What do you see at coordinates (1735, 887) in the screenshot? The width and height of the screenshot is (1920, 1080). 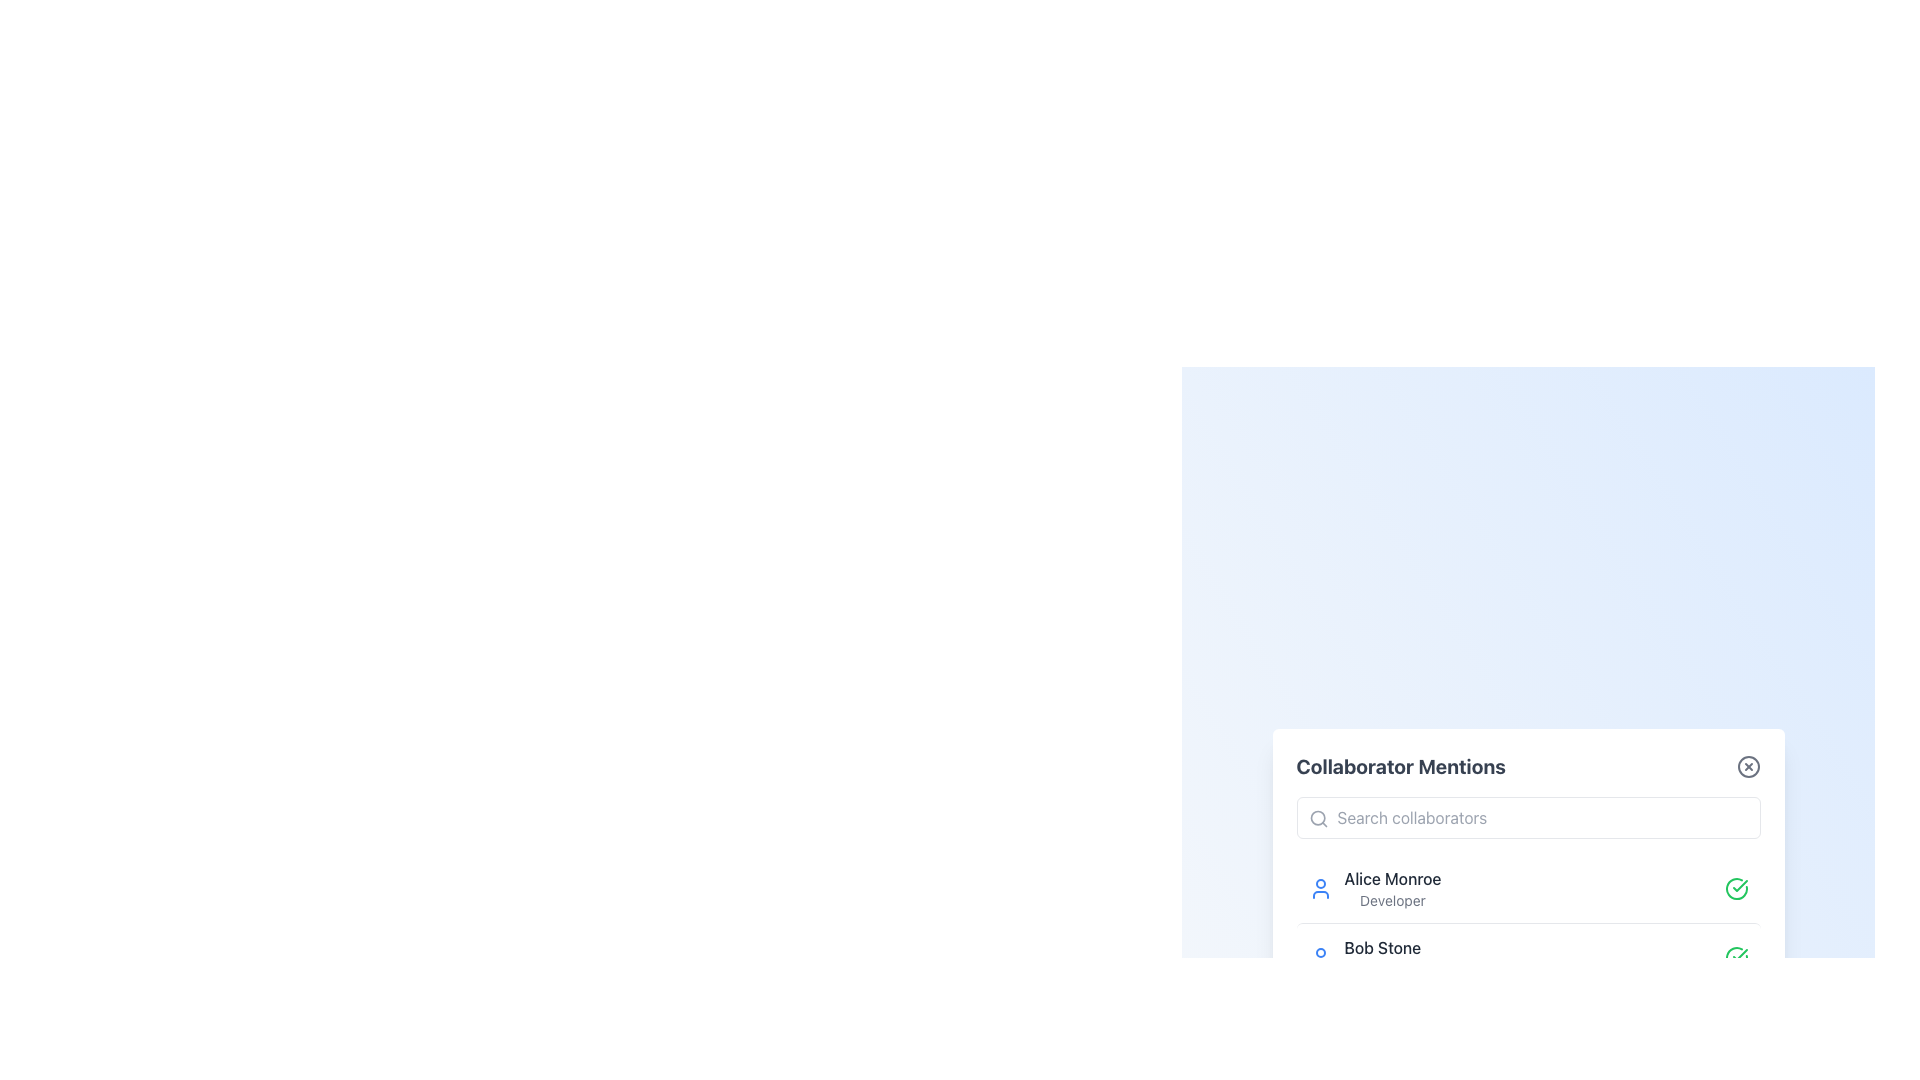 I see `the status icon indicating selection or confirmation for the entry labeled 'Alice Monroe Developer', which is positioned at the far right of the entry` at bounding box center [1735, 887].